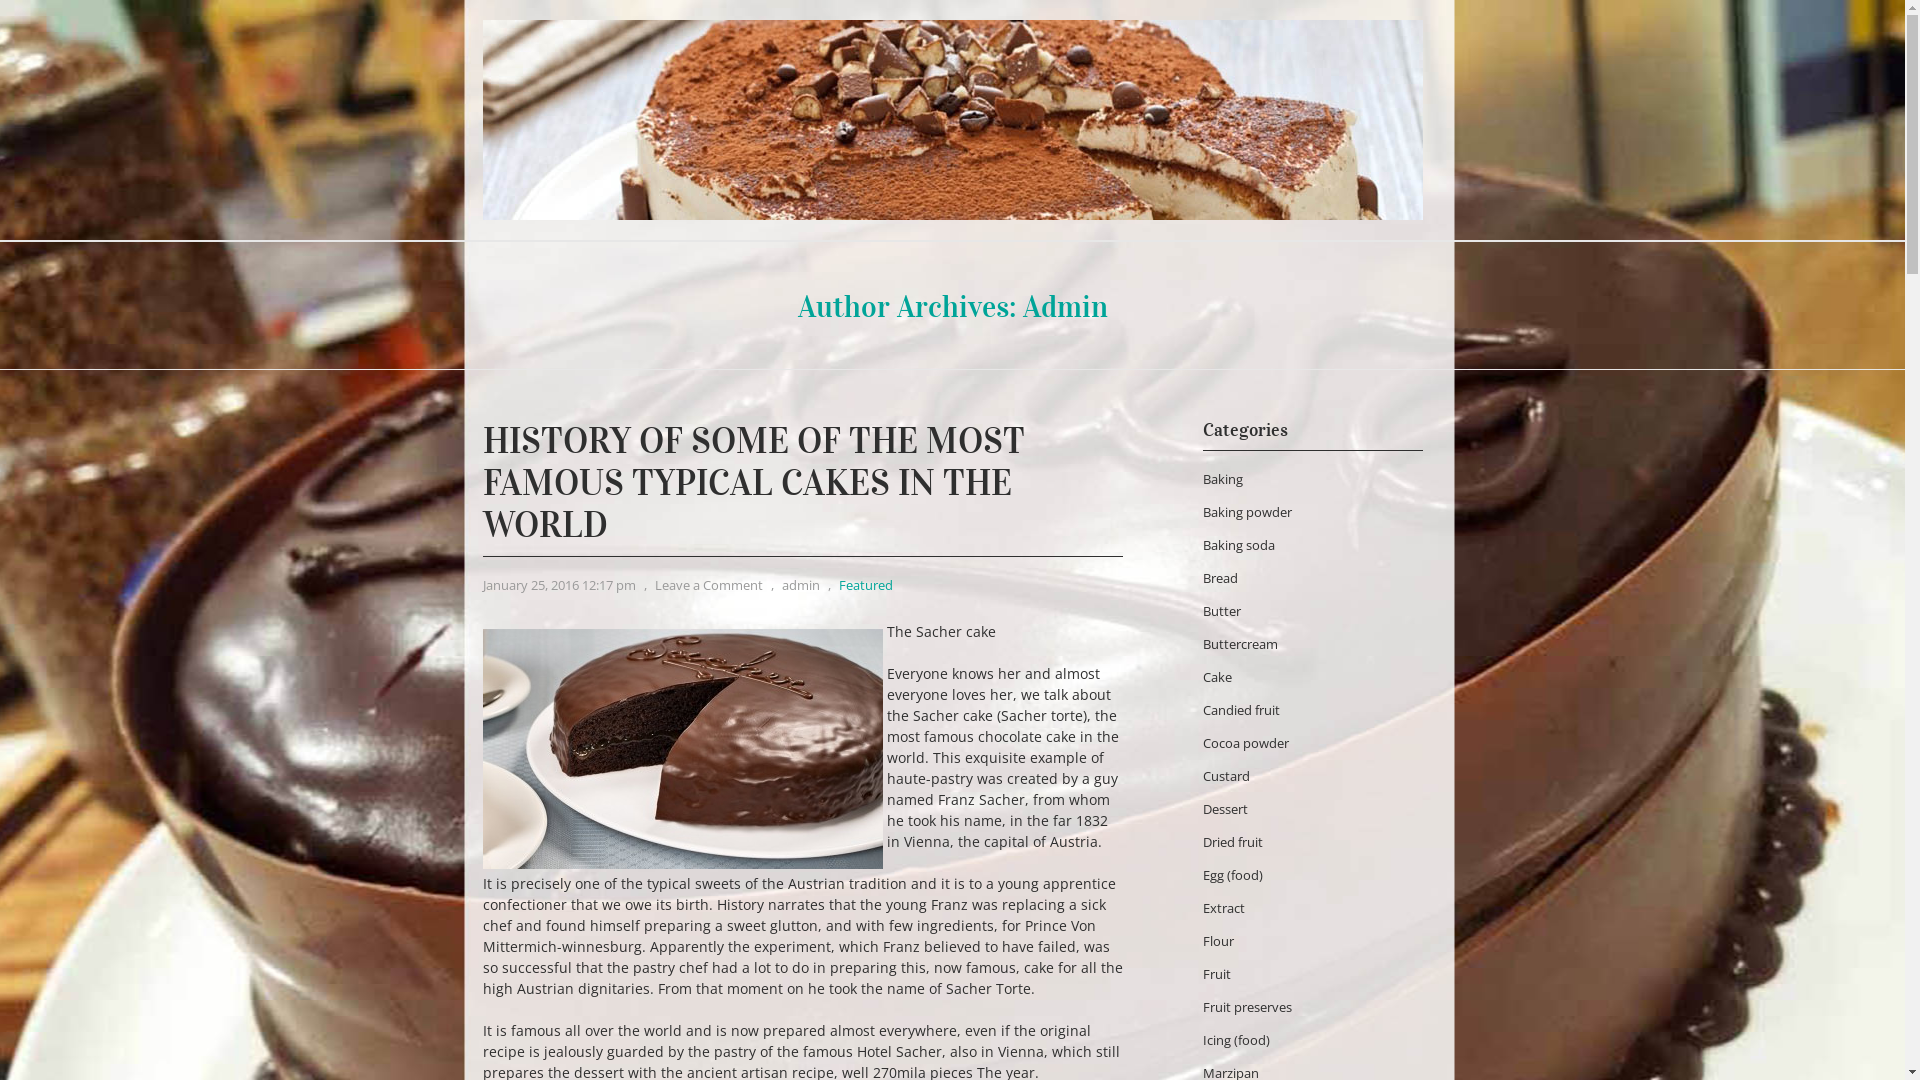 Image resolution: width=1920 pixels, height=1080 pixels. Describe the element at coordinates (1243, 743) in the screenshot. I see `'Cocoa powder'` at that location.